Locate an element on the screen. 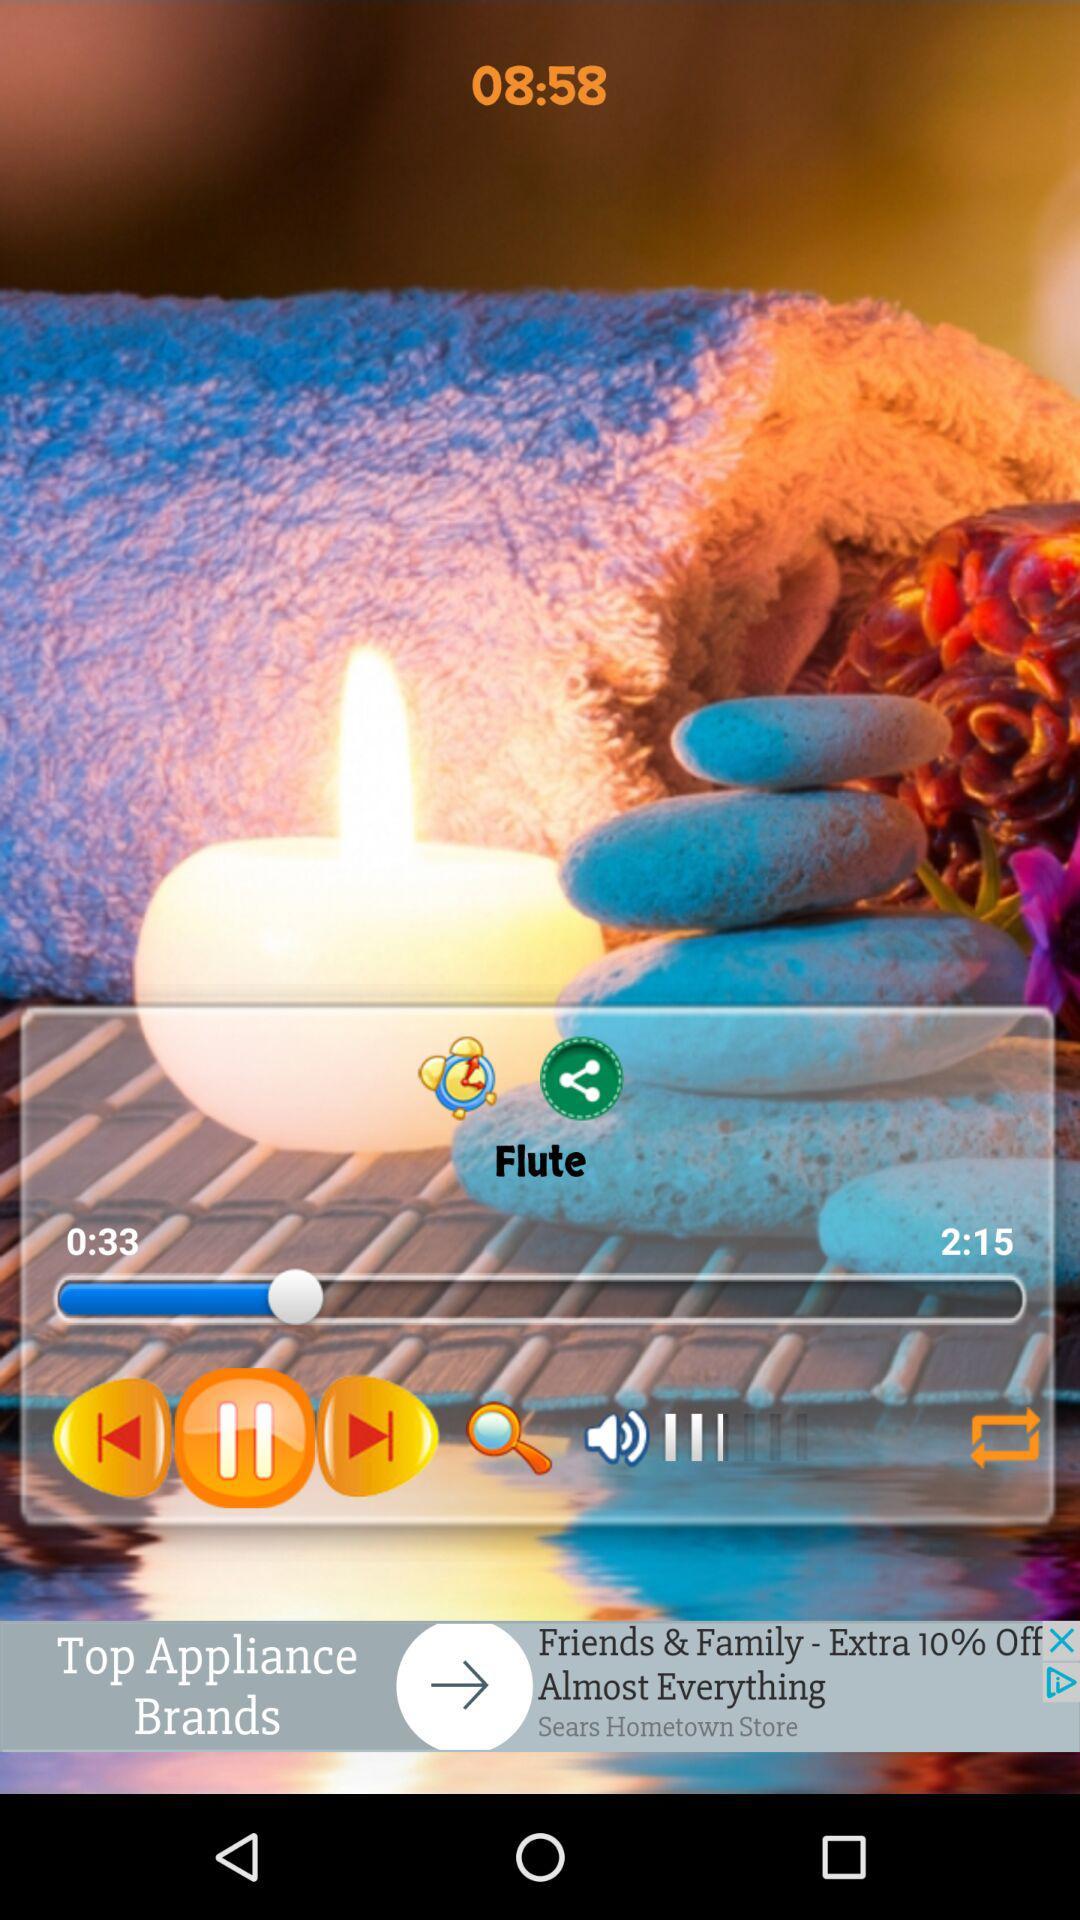  the volume icon is located at coordinates (616, 1537).